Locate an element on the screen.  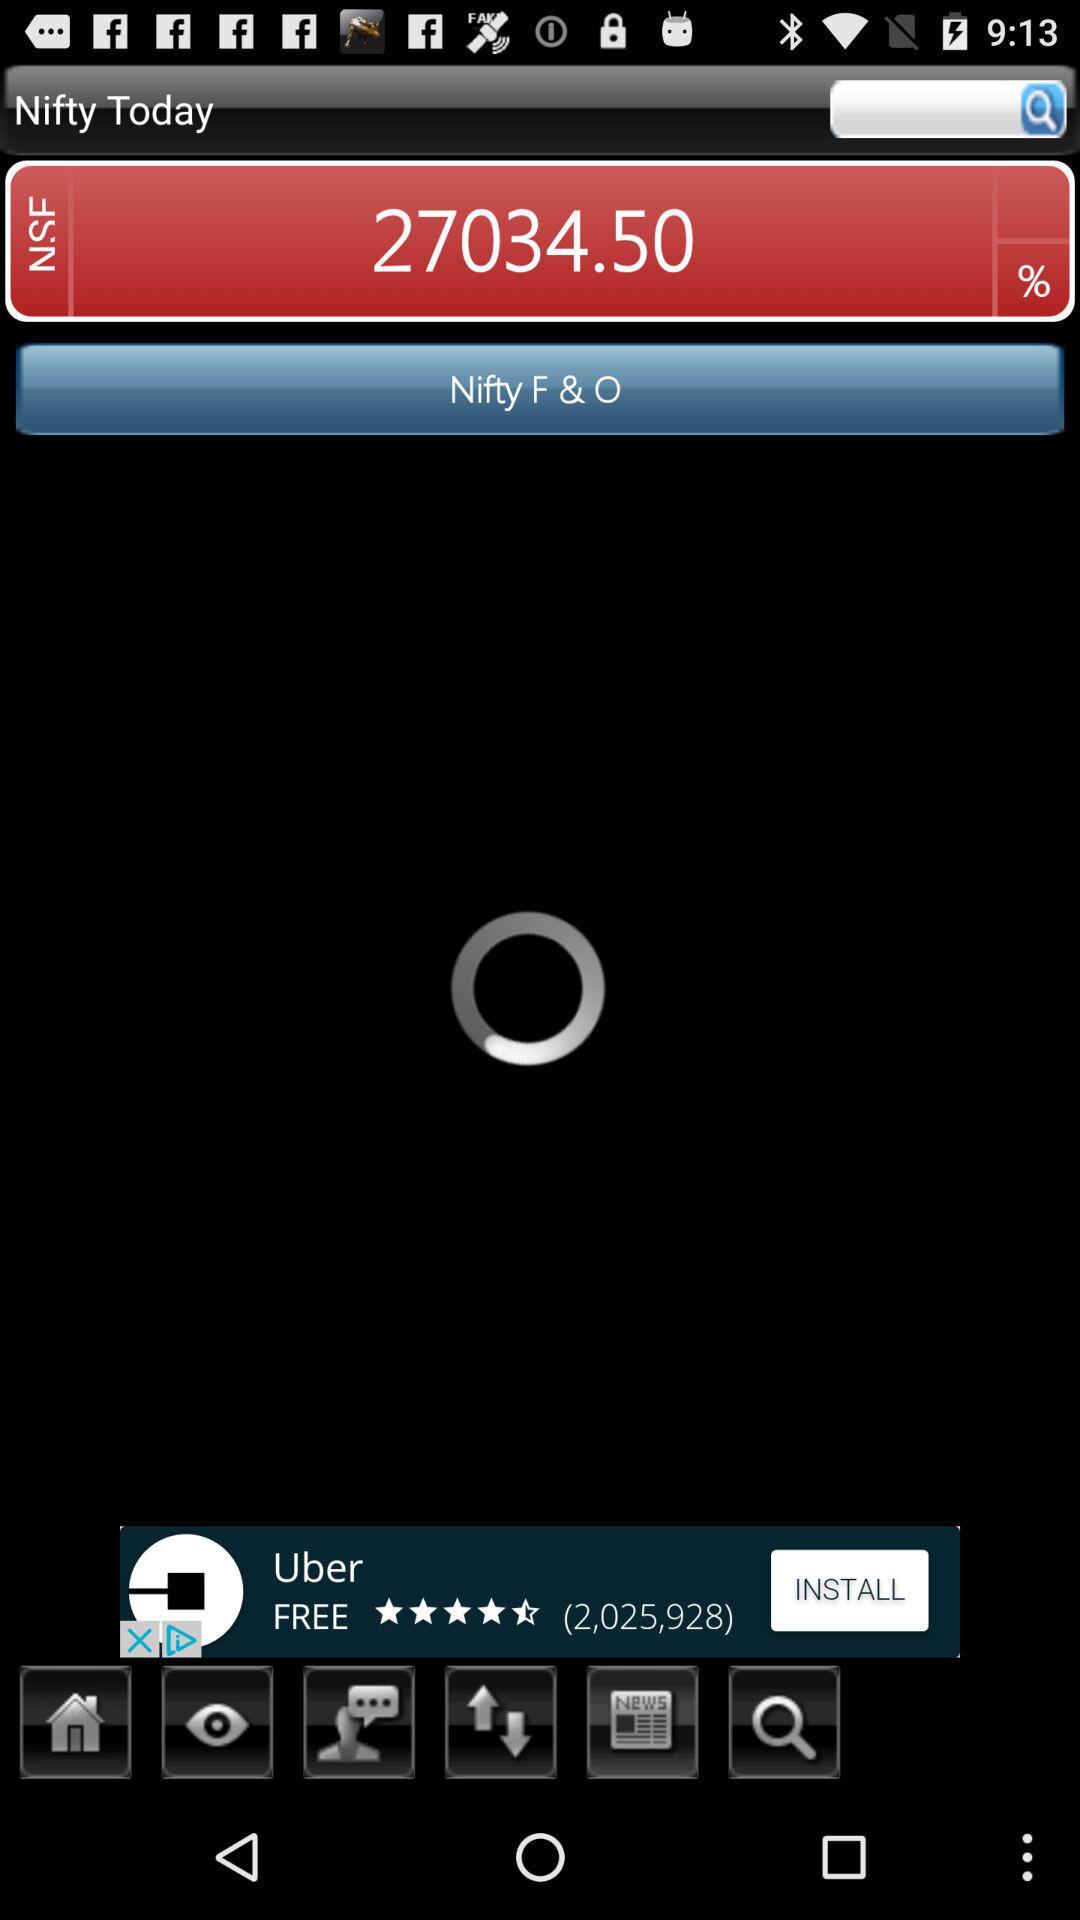
icon page is located at coordinates (217, 1727).